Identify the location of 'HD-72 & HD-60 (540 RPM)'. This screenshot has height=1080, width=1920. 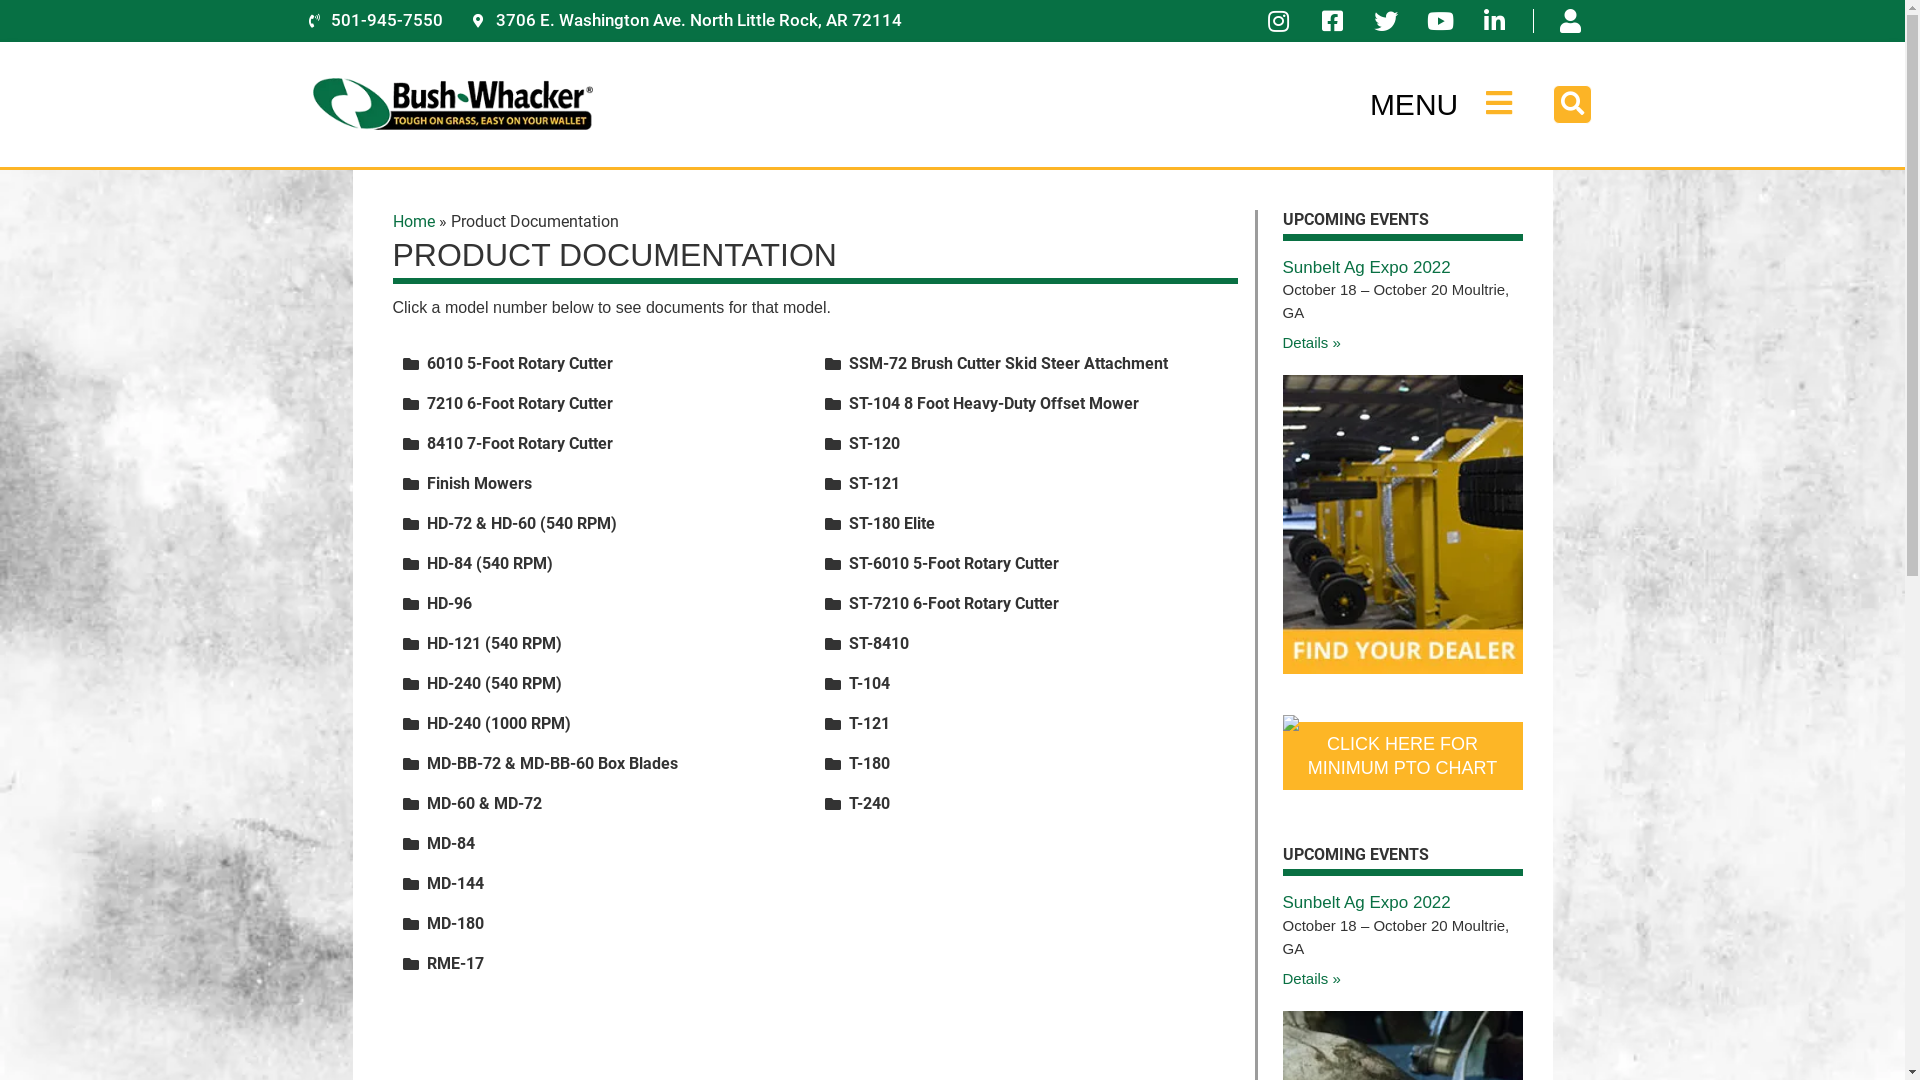
(521, 522).